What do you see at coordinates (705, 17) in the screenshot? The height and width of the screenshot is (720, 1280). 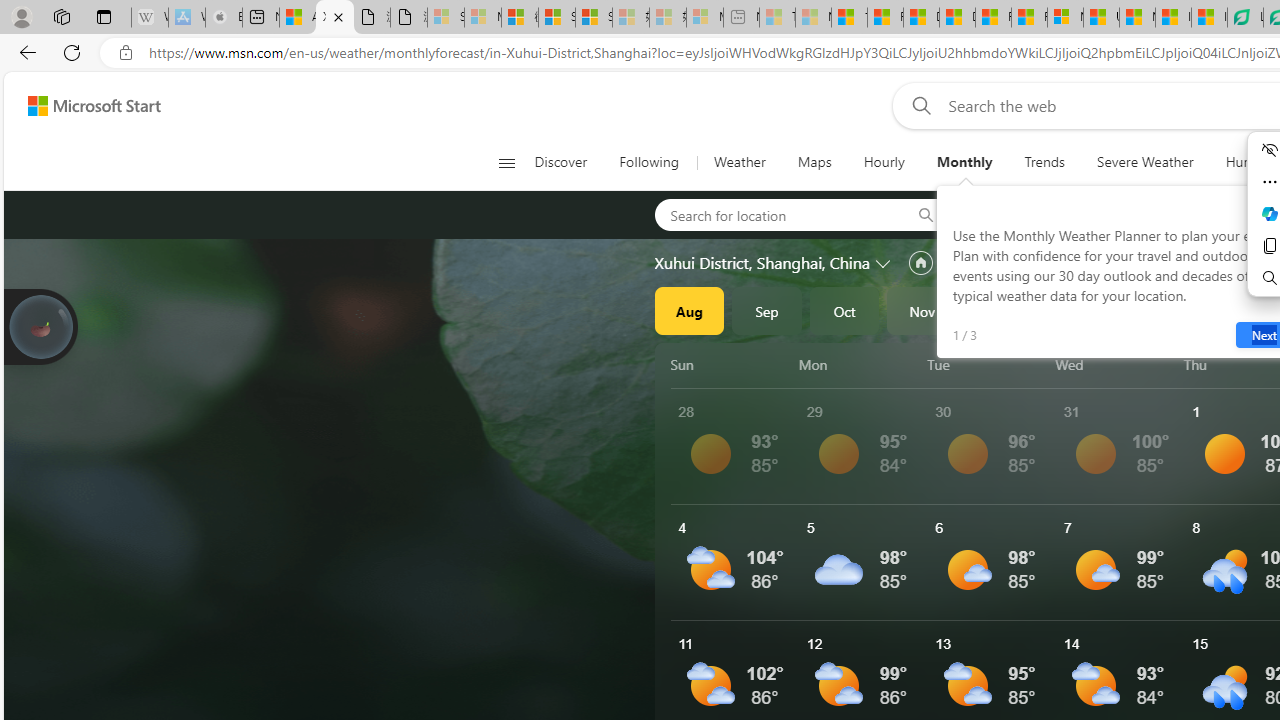 I see `'Microsoft account | Account Checkup - Sleeping'` at bounding box center [705, 17].